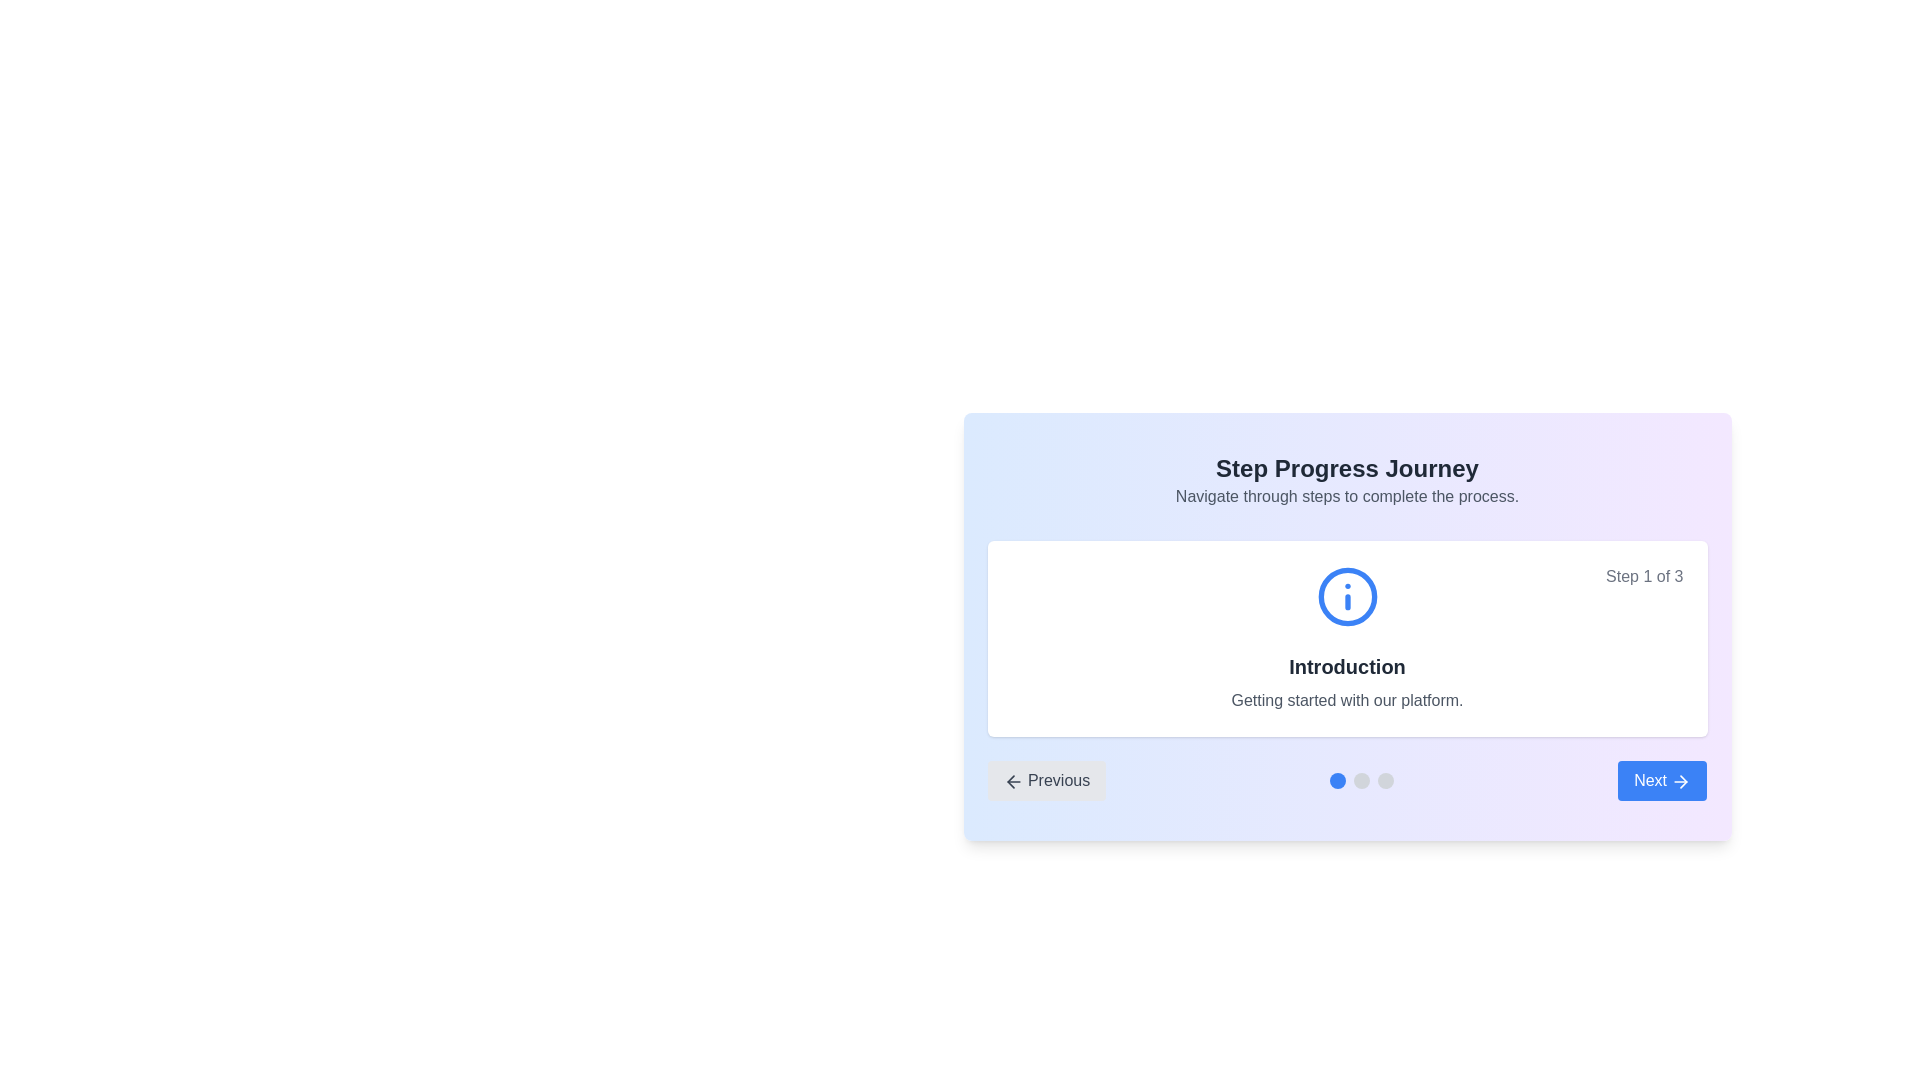  I want to click on the third circular indicator with a gray background, which is unselected and located at the bottom-center of the interface, so click(1385, 779).